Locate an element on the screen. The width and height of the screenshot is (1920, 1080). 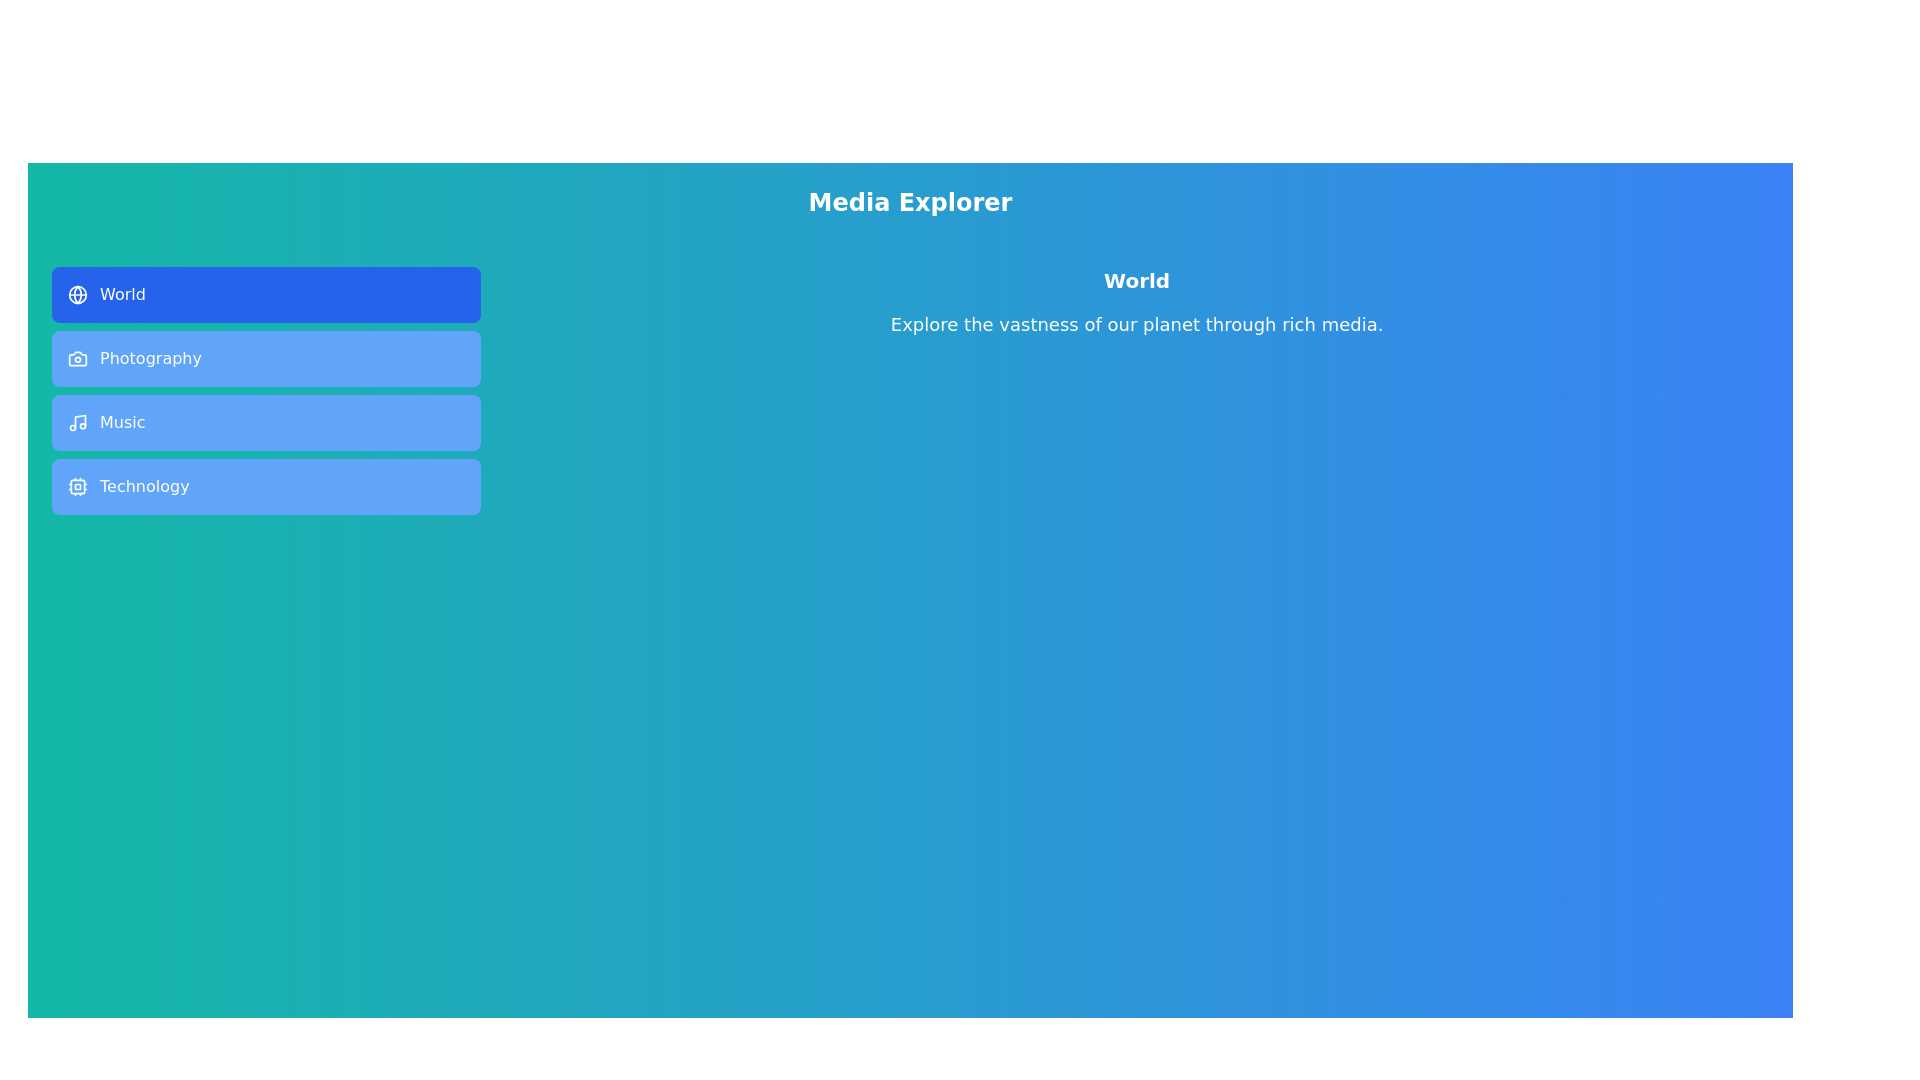
the icon of the World tab to examine it is located at coordinates (77, 294).